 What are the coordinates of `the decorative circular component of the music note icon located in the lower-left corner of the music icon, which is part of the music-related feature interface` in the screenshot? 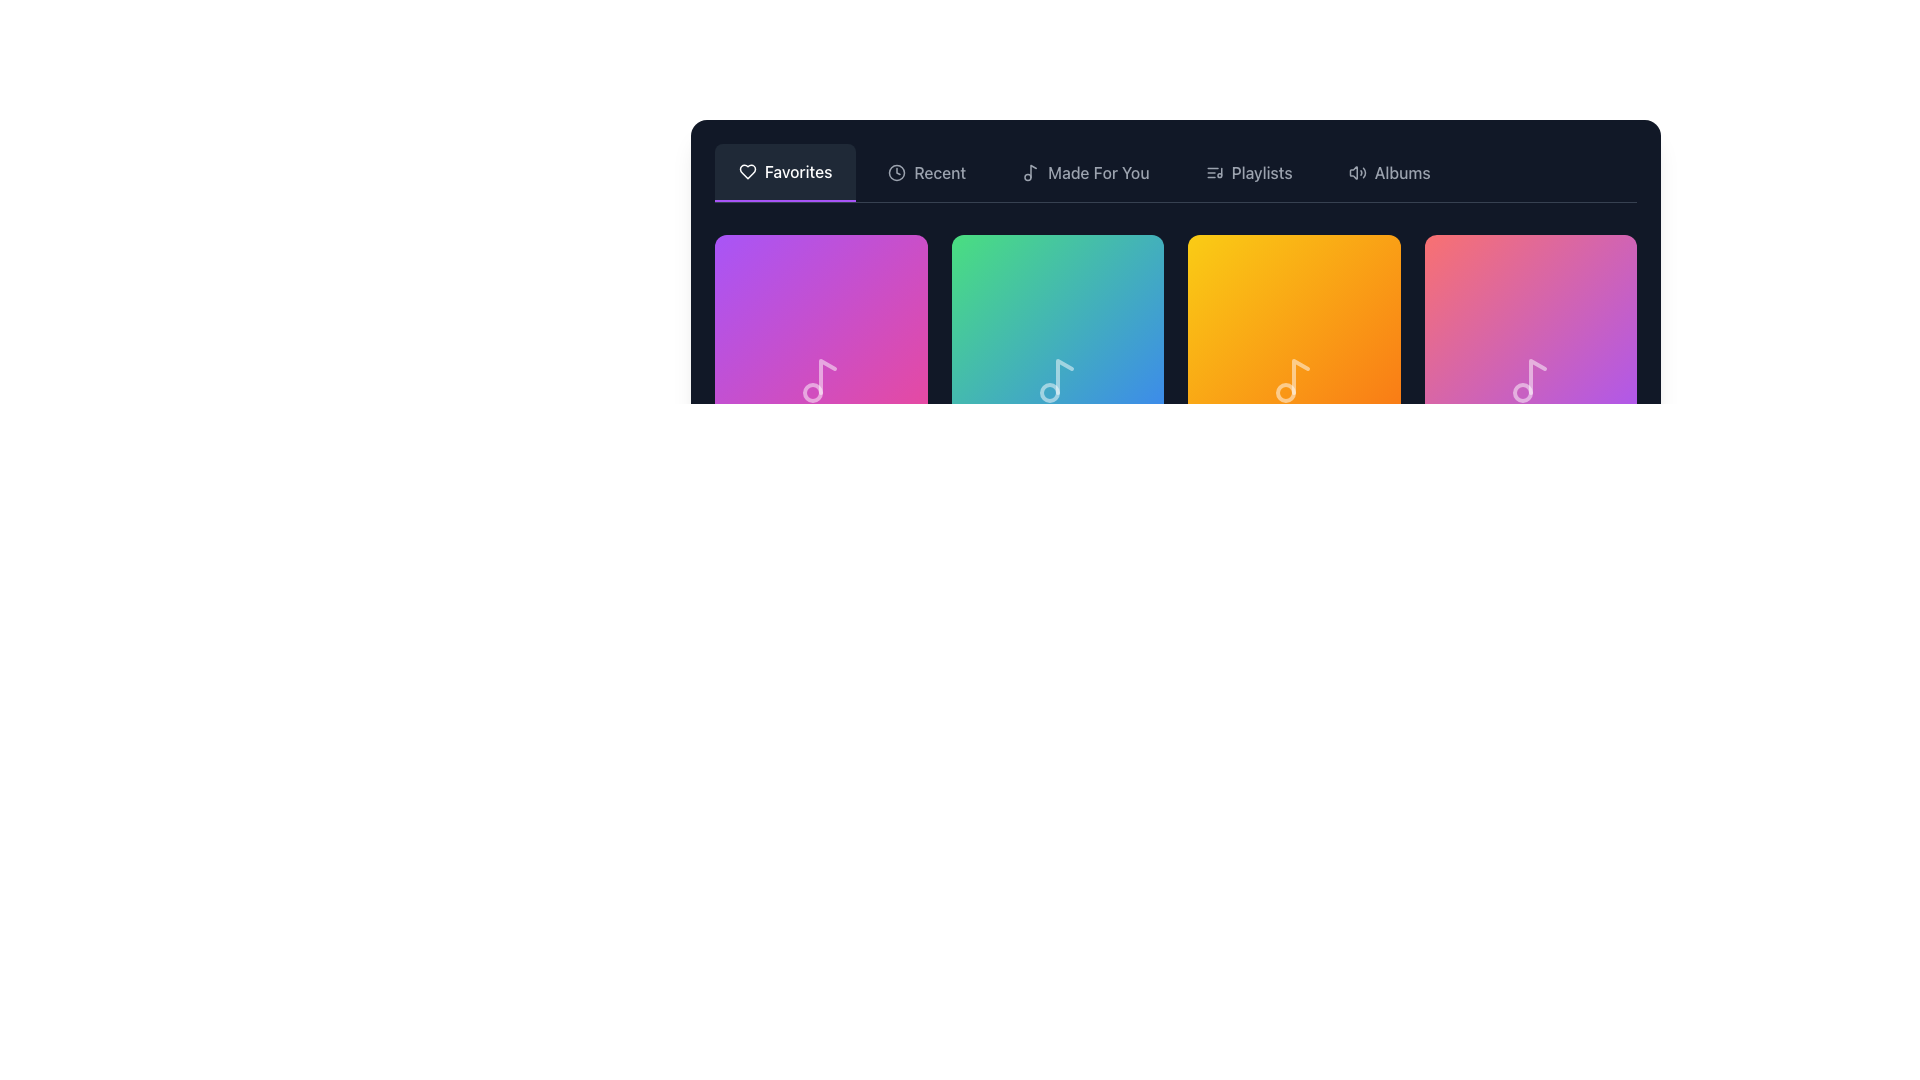 It's located at (1048, 393).